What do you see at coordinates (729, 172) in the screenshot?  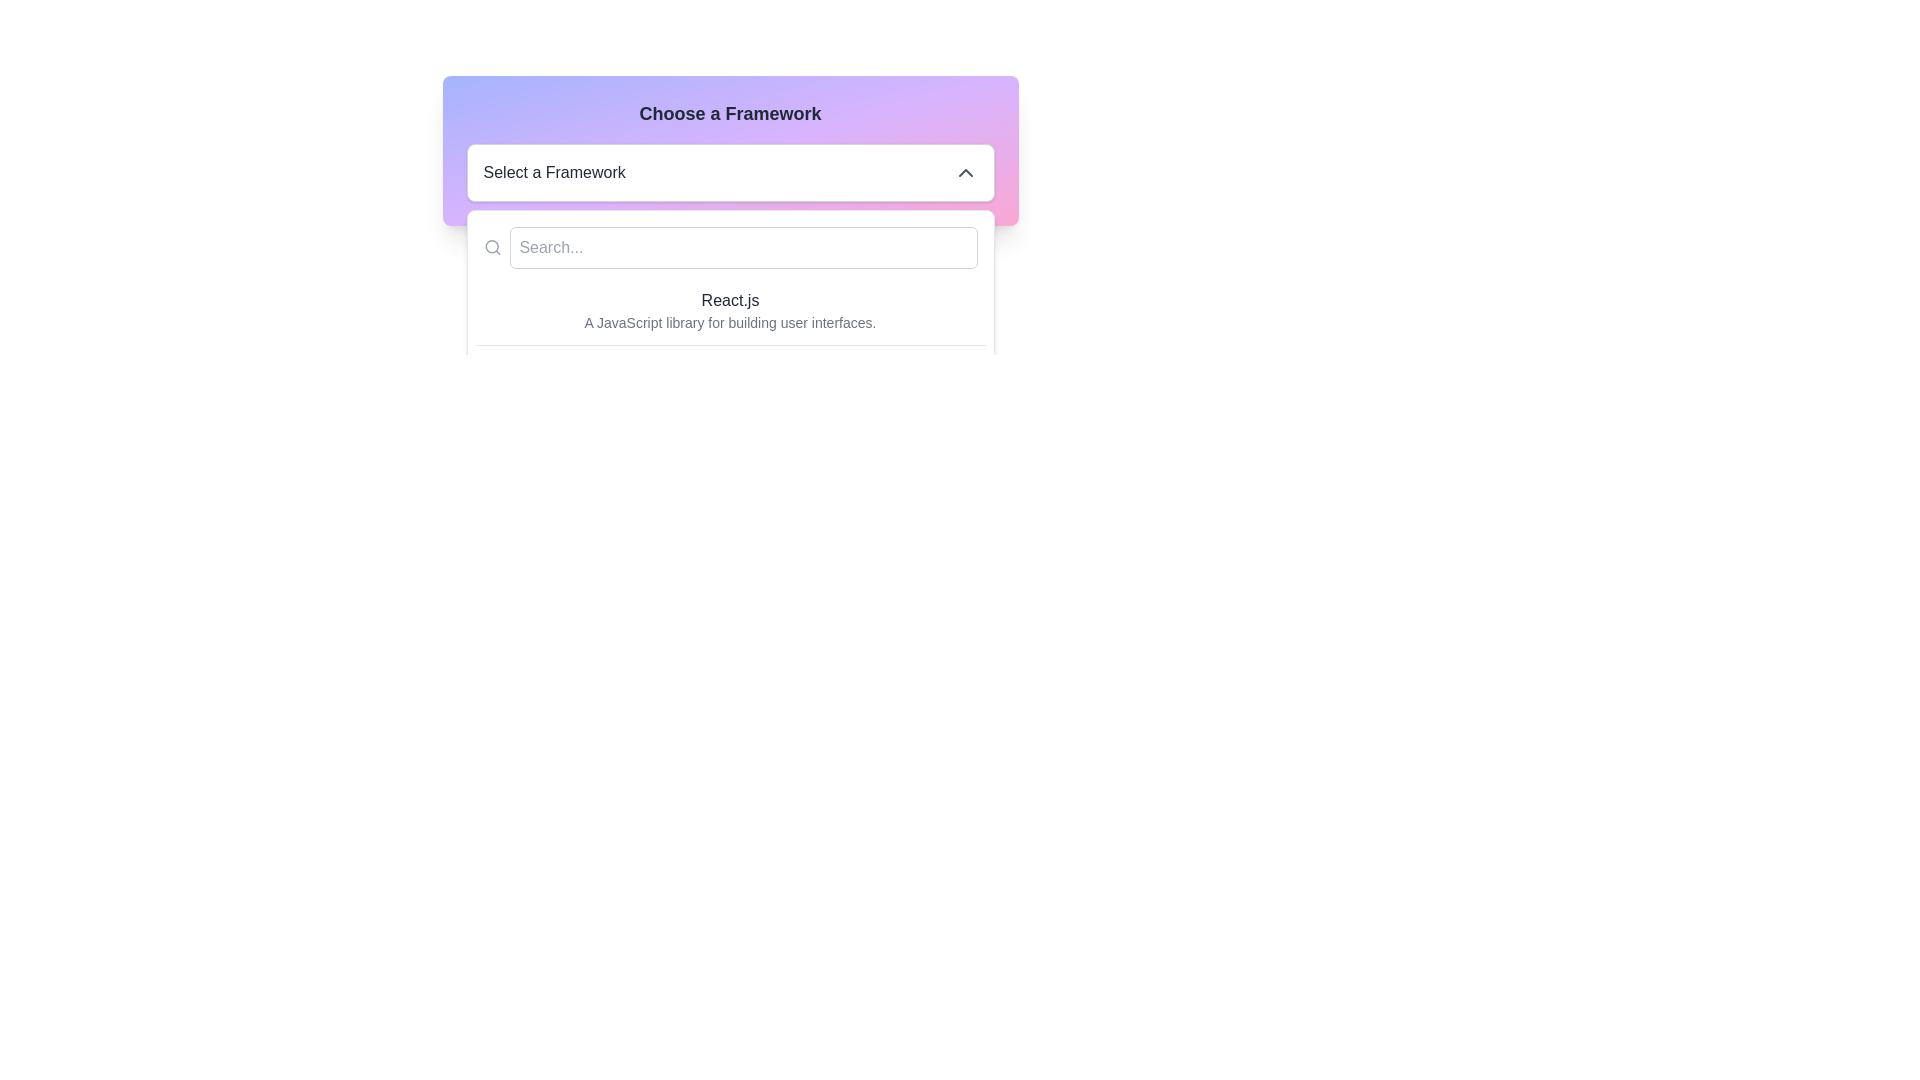 I see `the dropdown menu selector labeled 'Select a Framework'` at bounding box center [729, 172].